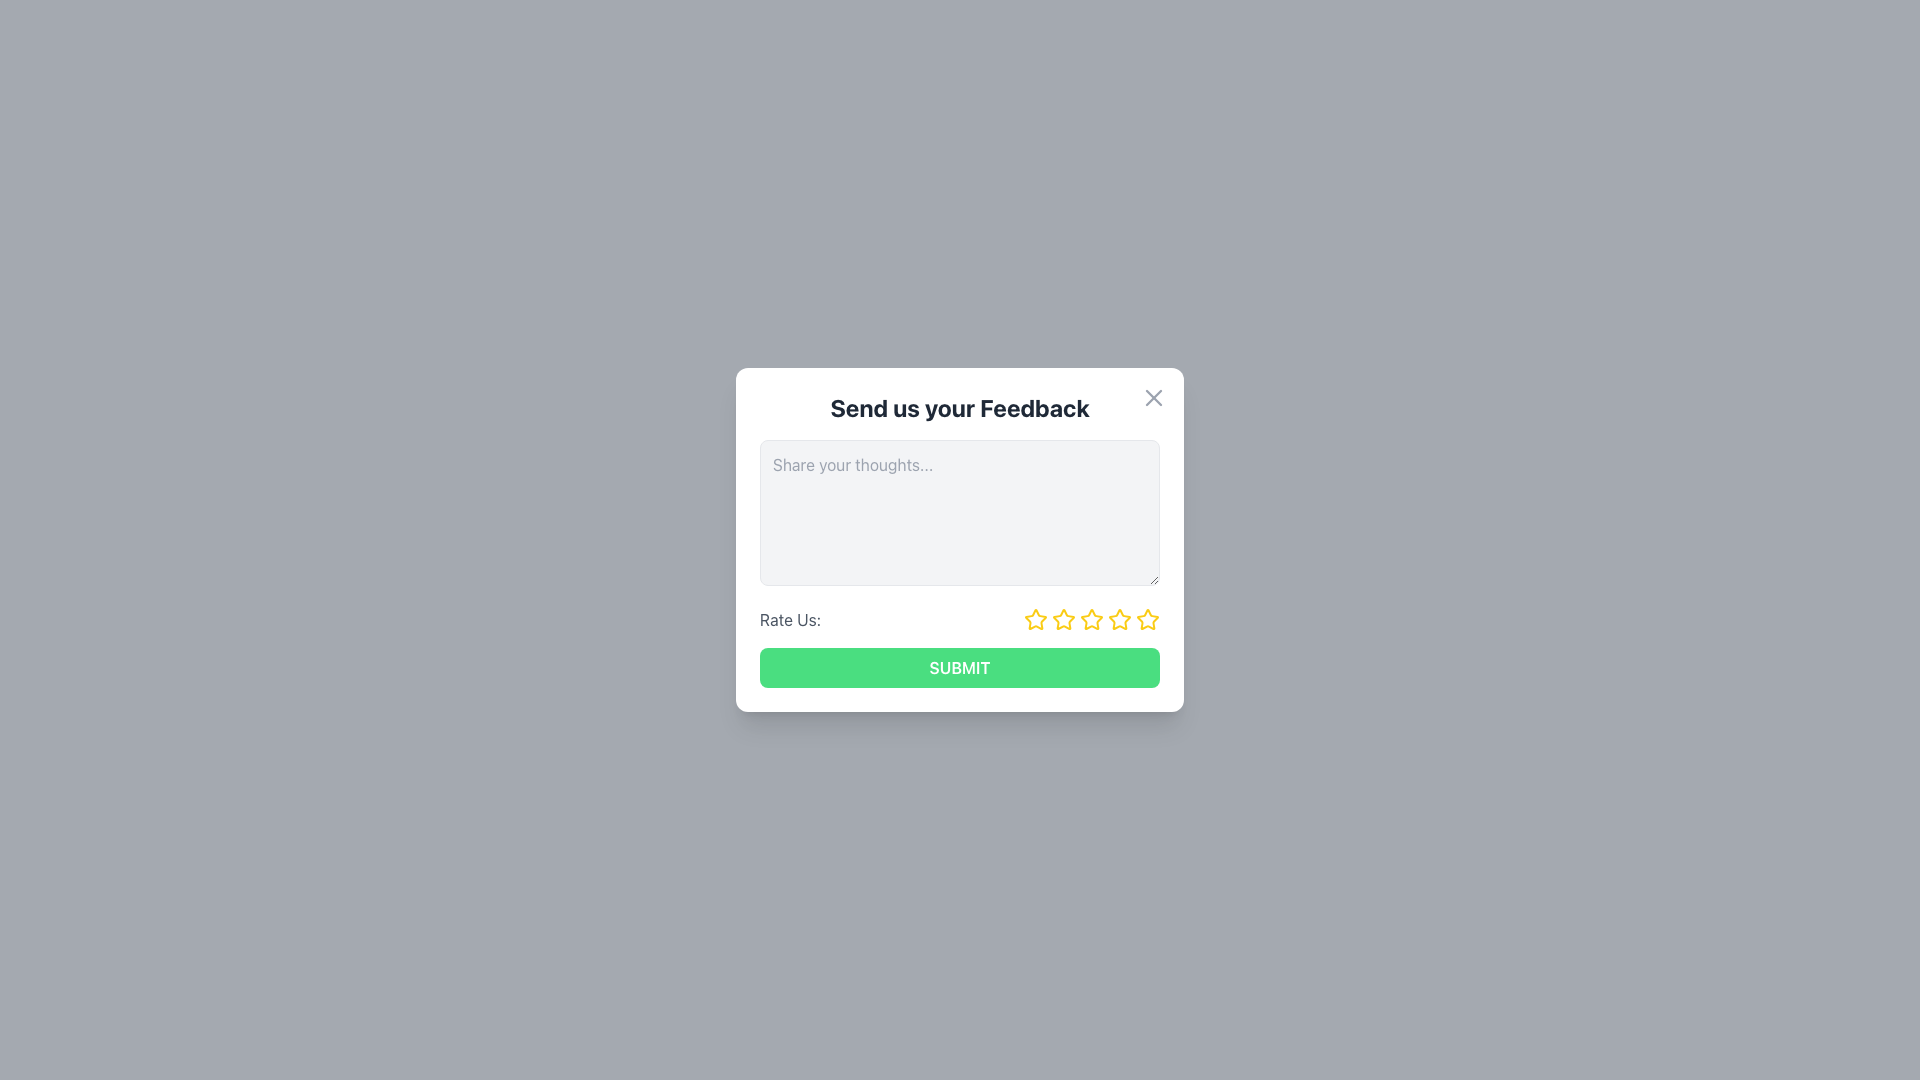 This screenshot has width=1920, height=1080. I want to click on the 'X' close button located at the top-right corner of the feedback modal box to change its color, so click(1153, 397).